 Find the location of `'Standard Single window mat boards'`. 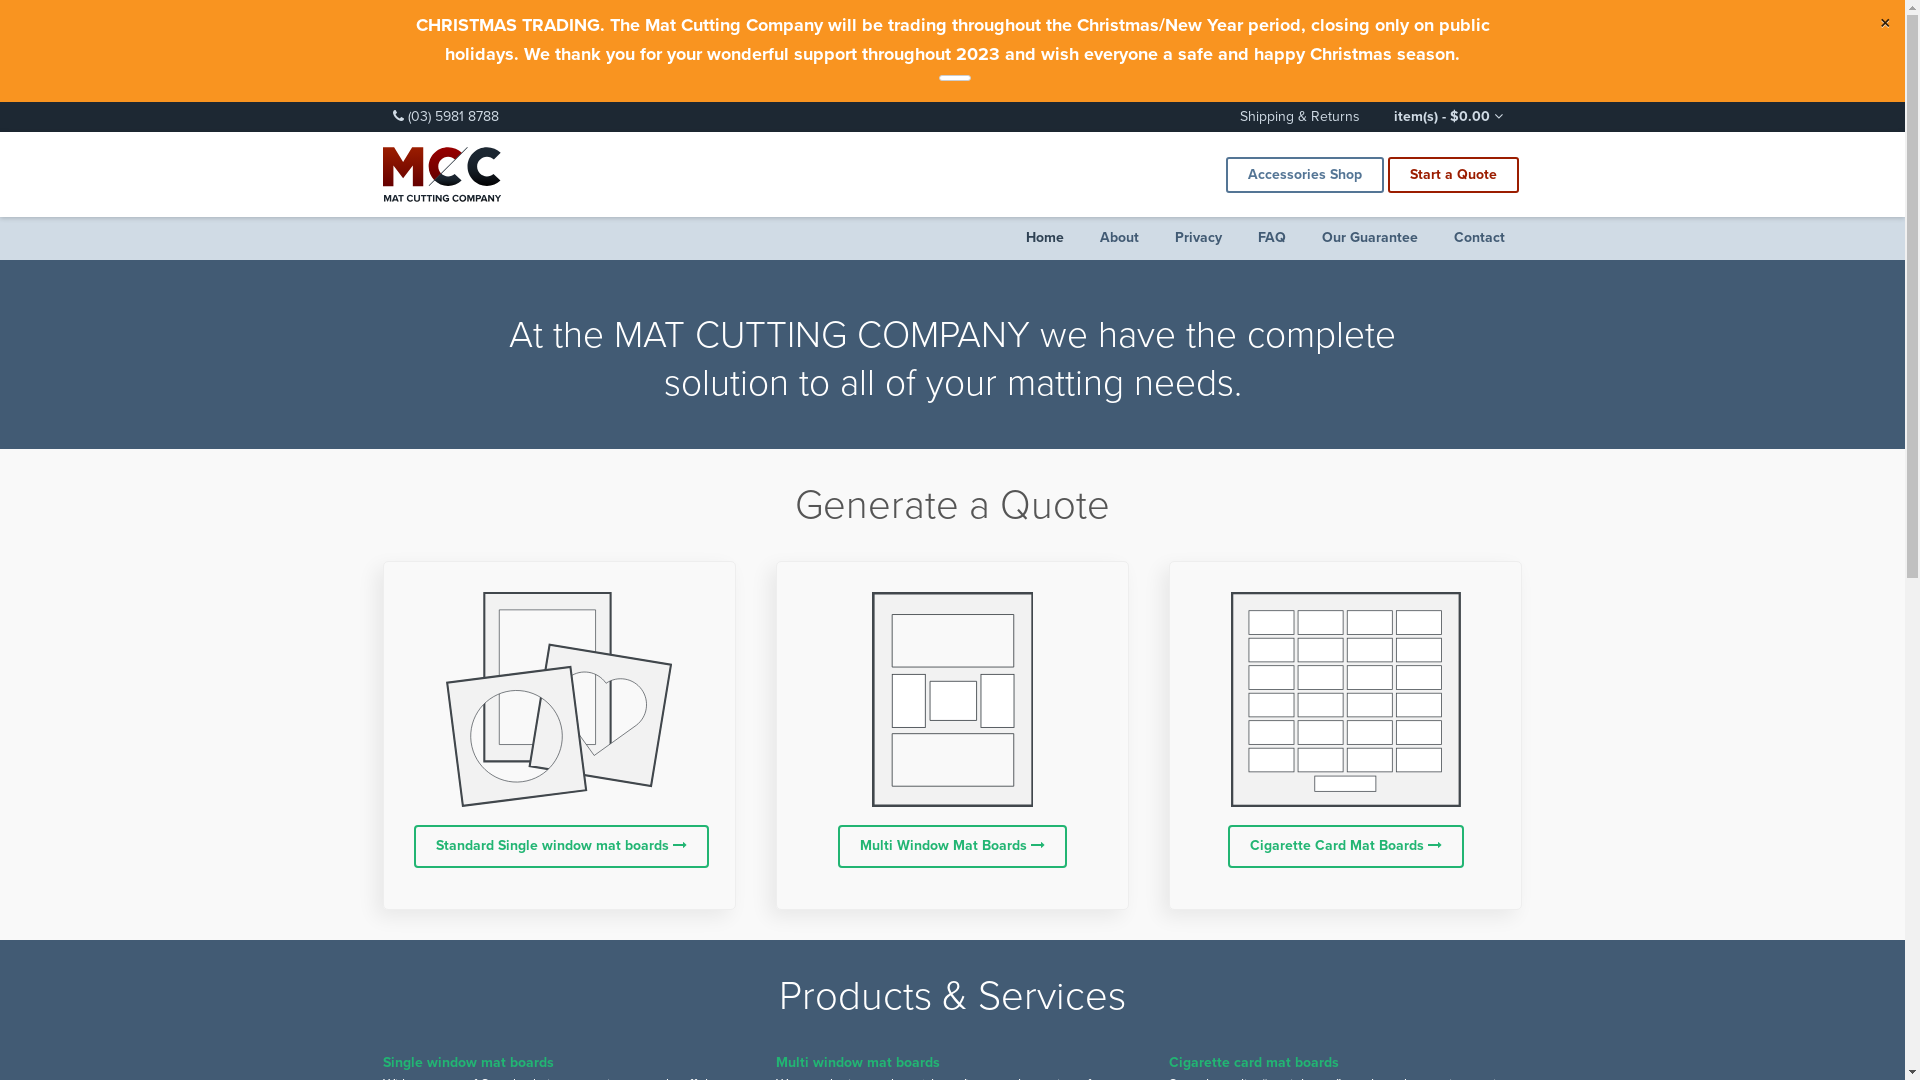

'Standard Single window mat boards' is located at coordinates (560, 846).